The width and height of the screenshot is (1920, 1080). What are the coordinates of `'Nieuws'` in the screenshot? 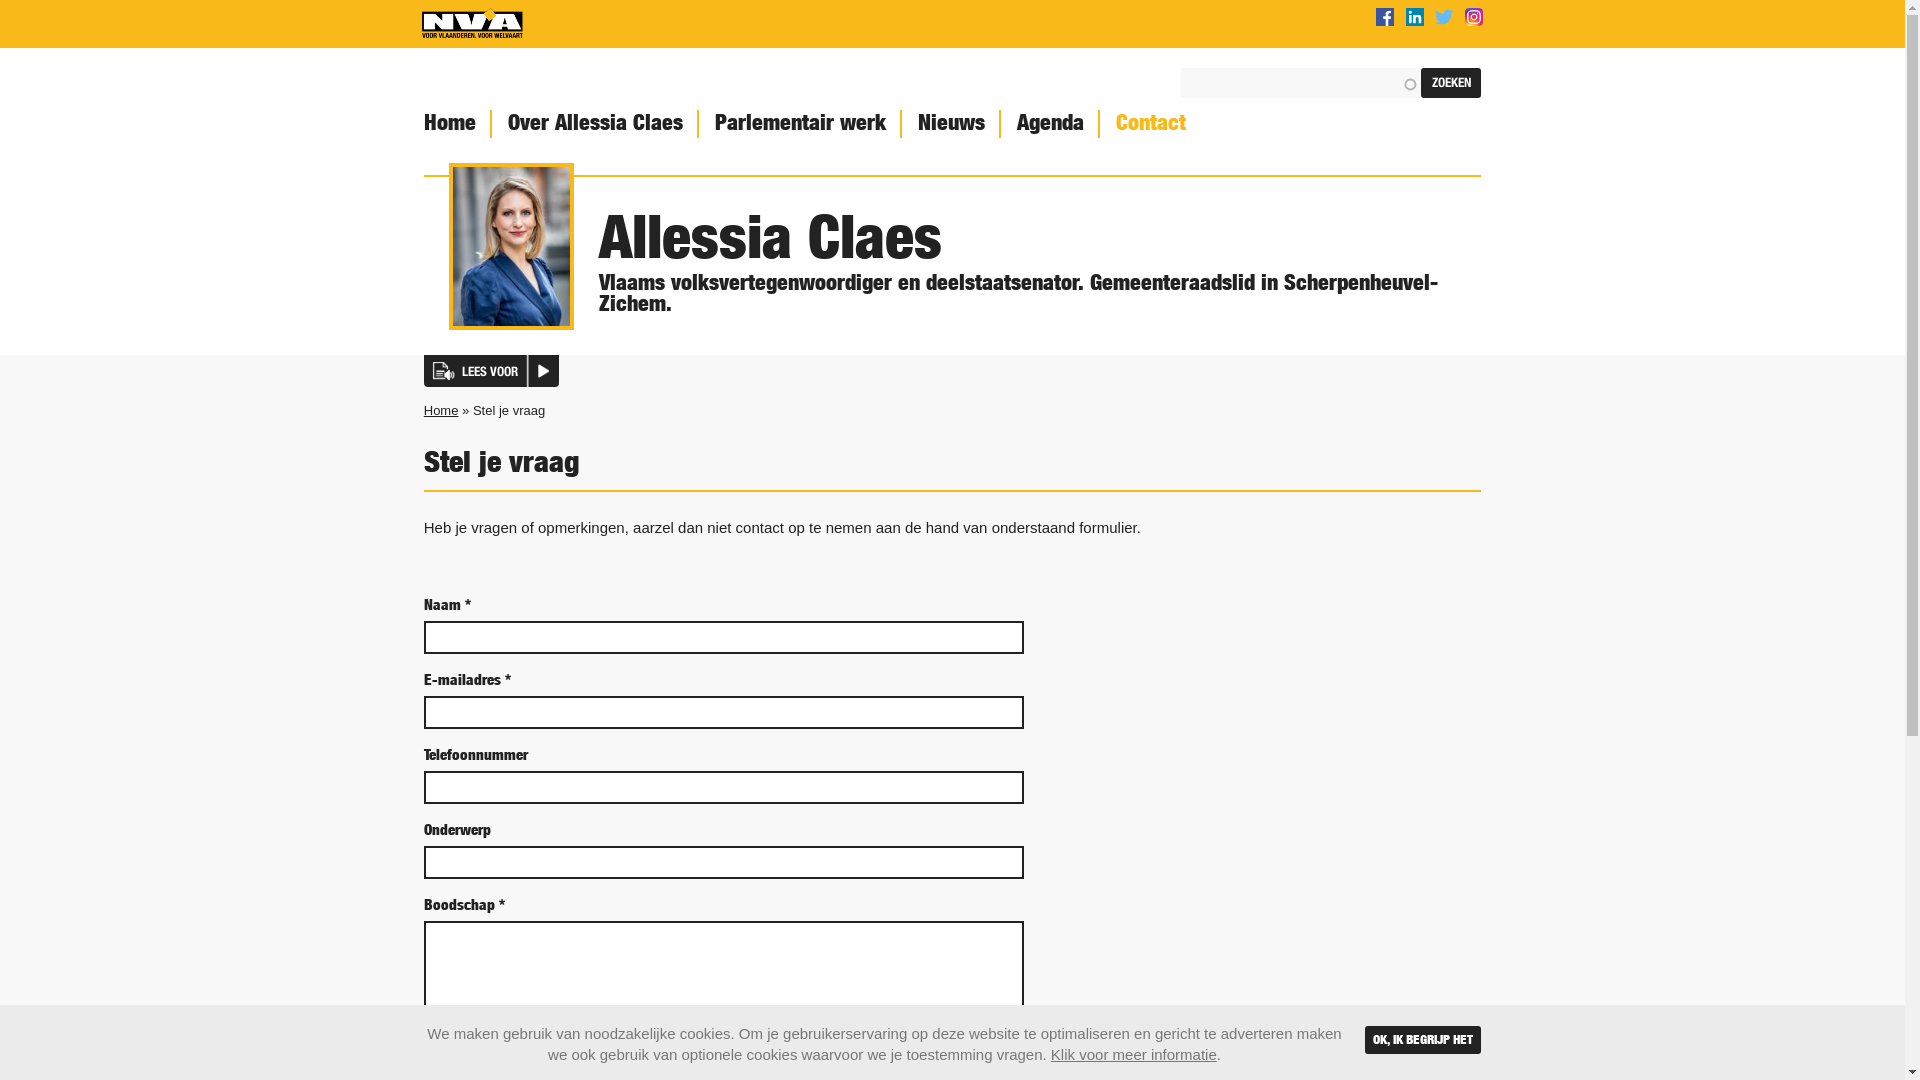 It's located at (948, 123).